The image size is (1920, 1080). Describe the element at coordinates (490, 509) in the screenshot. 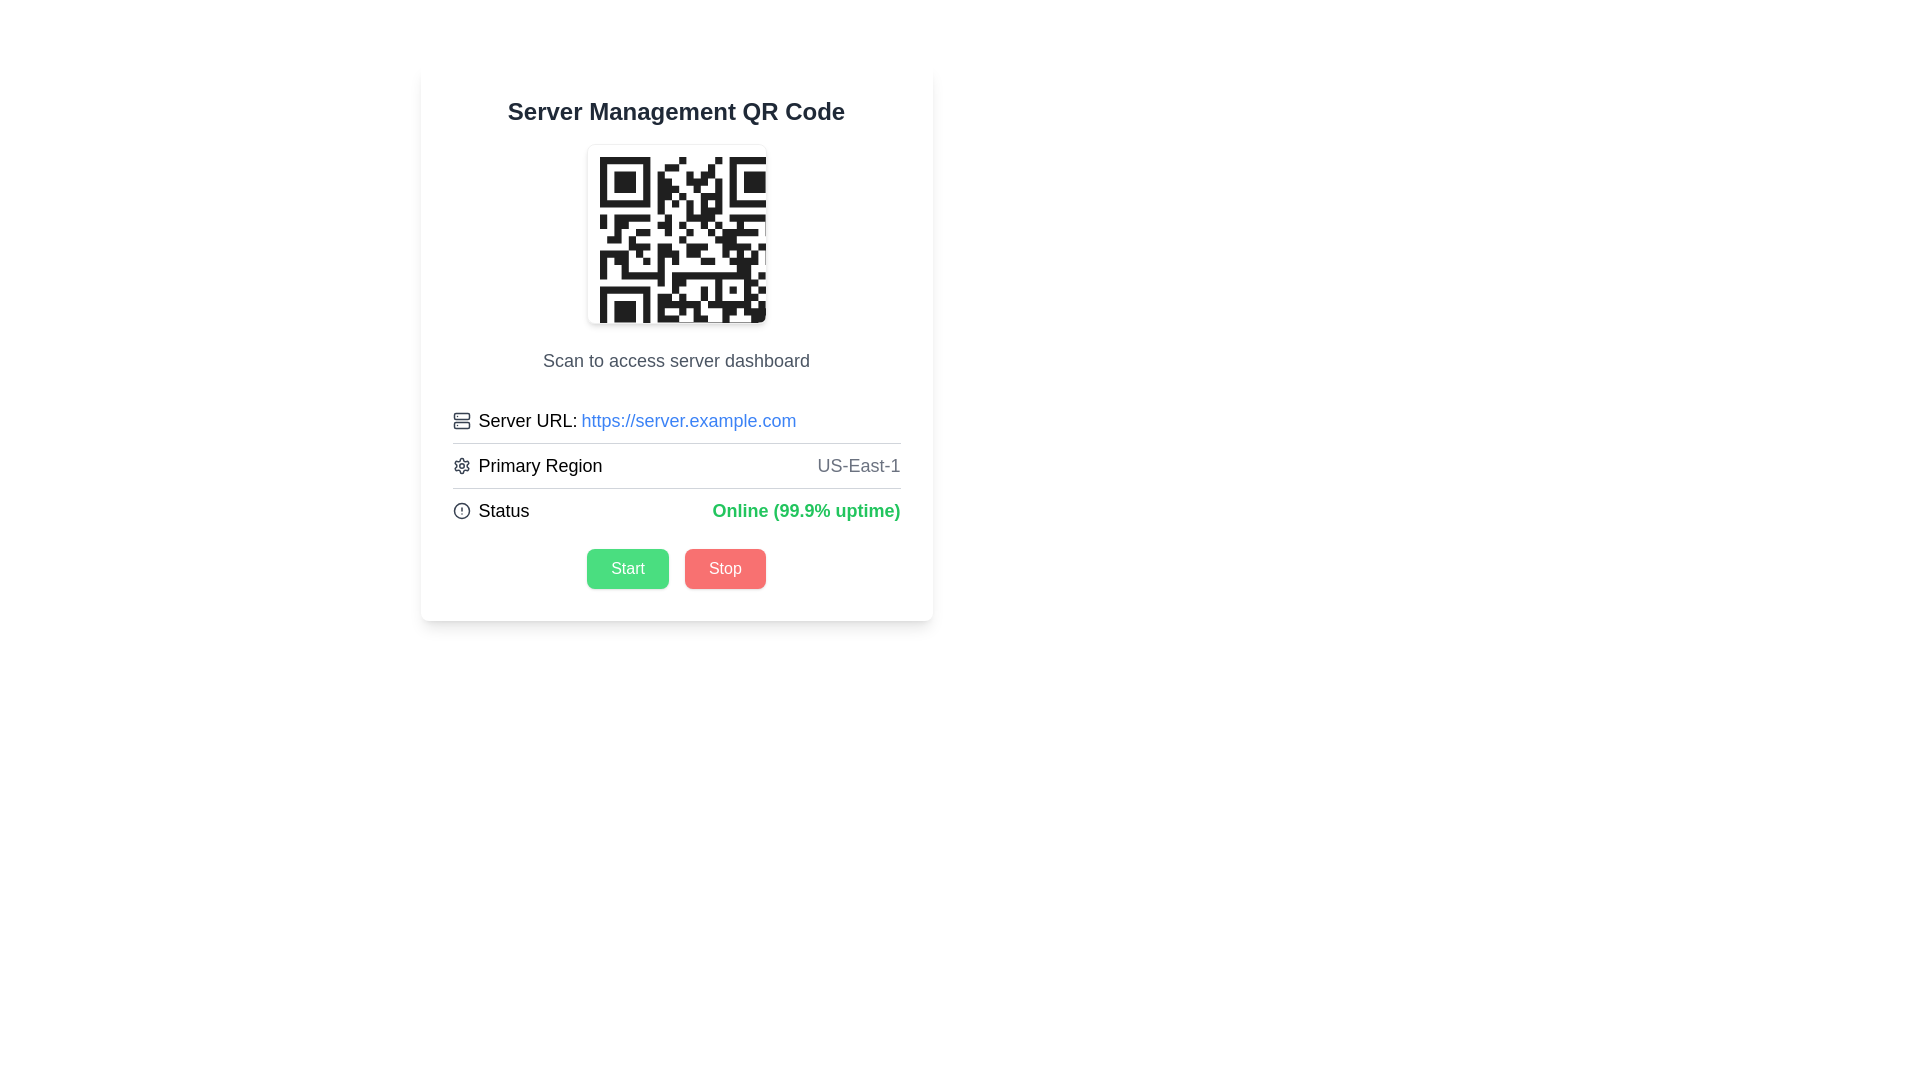

I see `the information of the status label located in the 'Status' section, which is positioned to the left of 'Online (99.9% uptime)'` at that location.